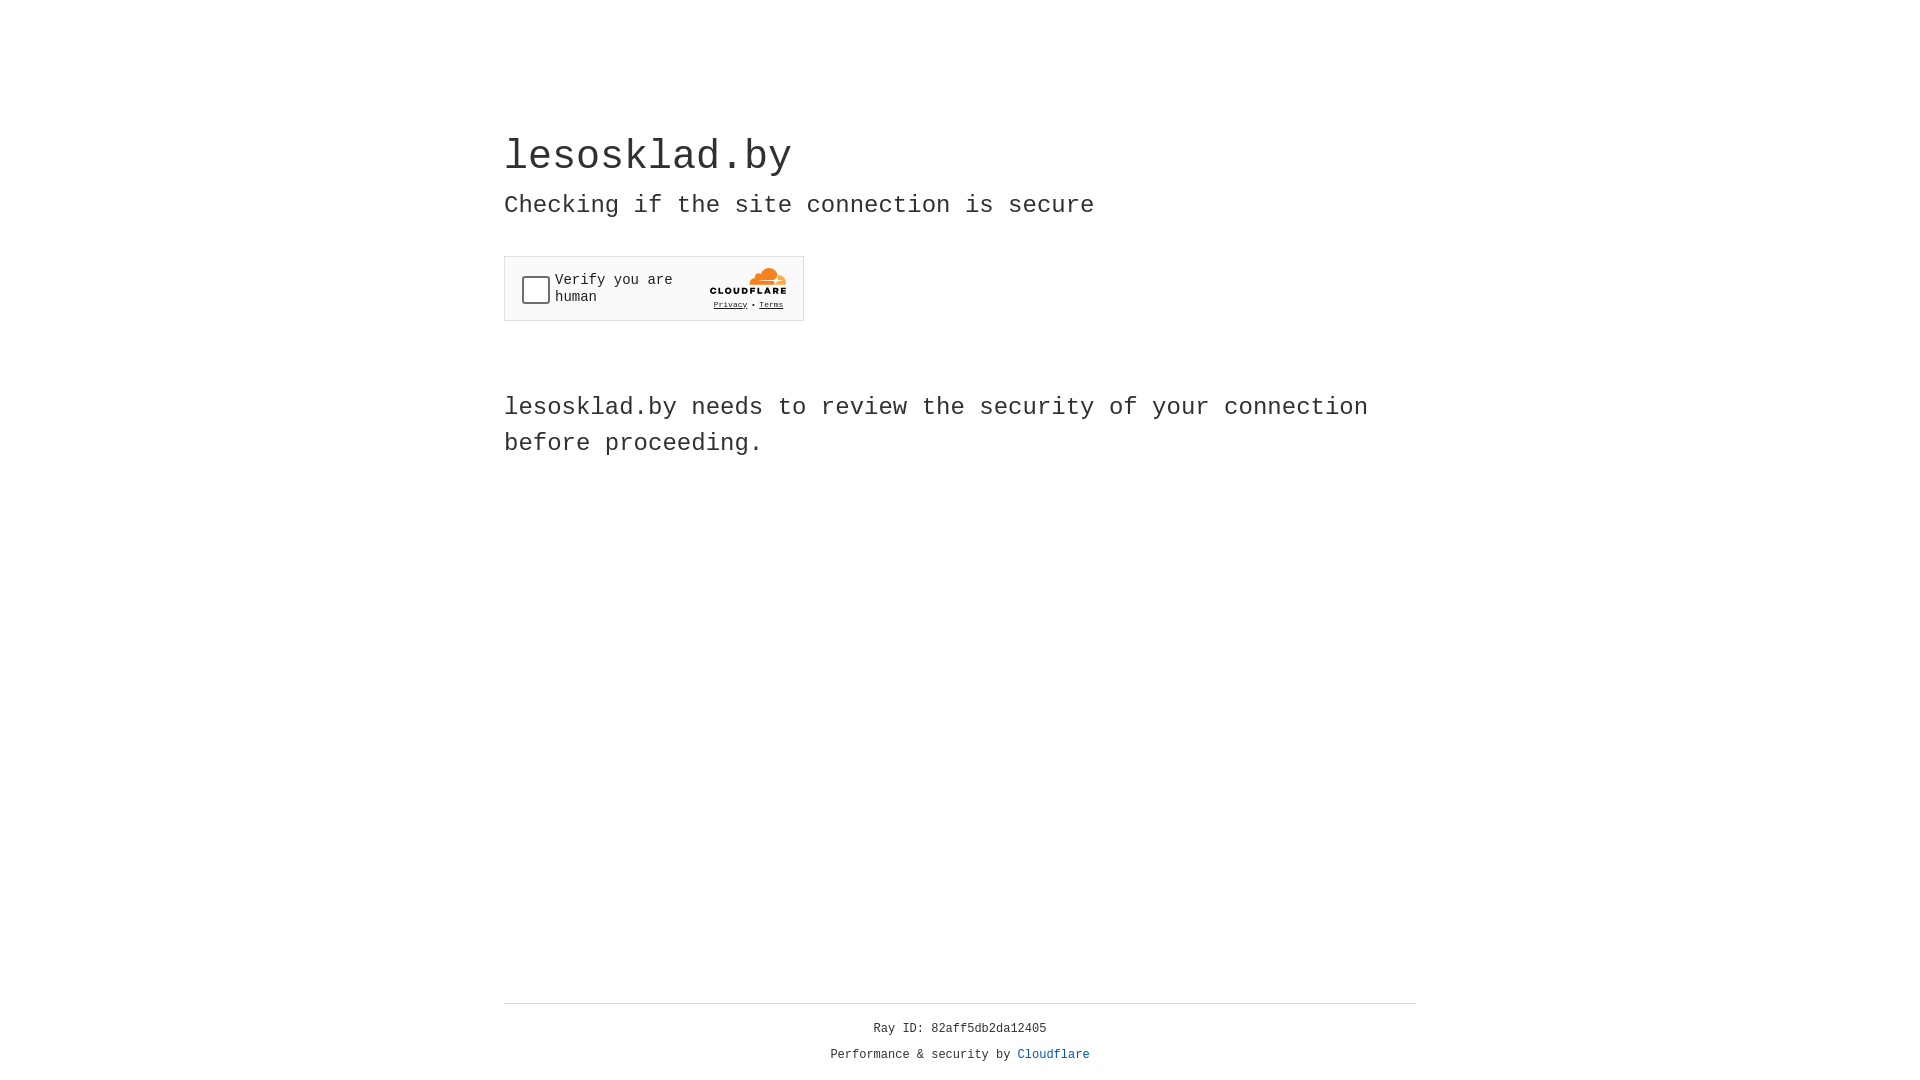 Image resolution: width=1920 pixels, height=1080 pixels. What do you see at coordinates (1053, 1054) in the screenshot?
I see `'Cloudflare'` at bounding box center [1053, 1054].